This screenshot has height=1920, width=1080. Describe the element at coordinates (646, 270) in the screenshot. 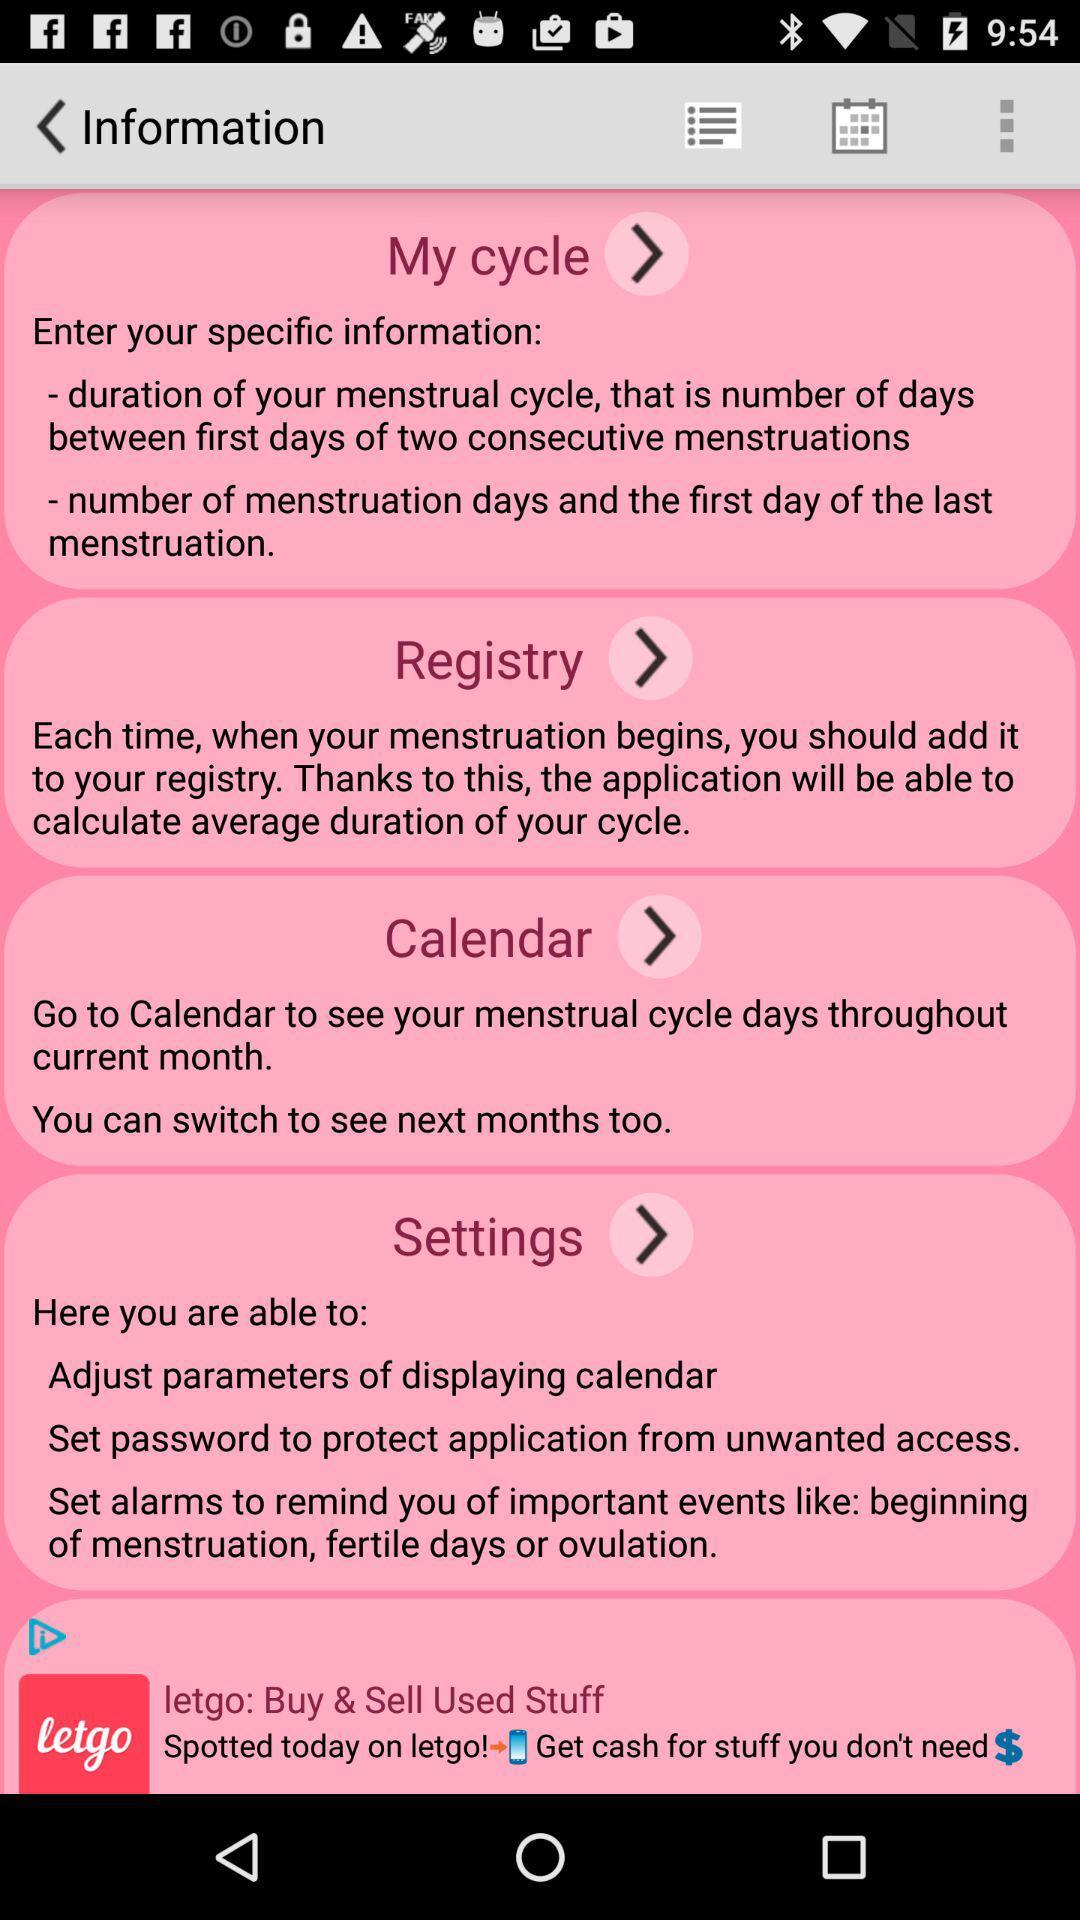

I see `the arrow_forward icon` at that location.